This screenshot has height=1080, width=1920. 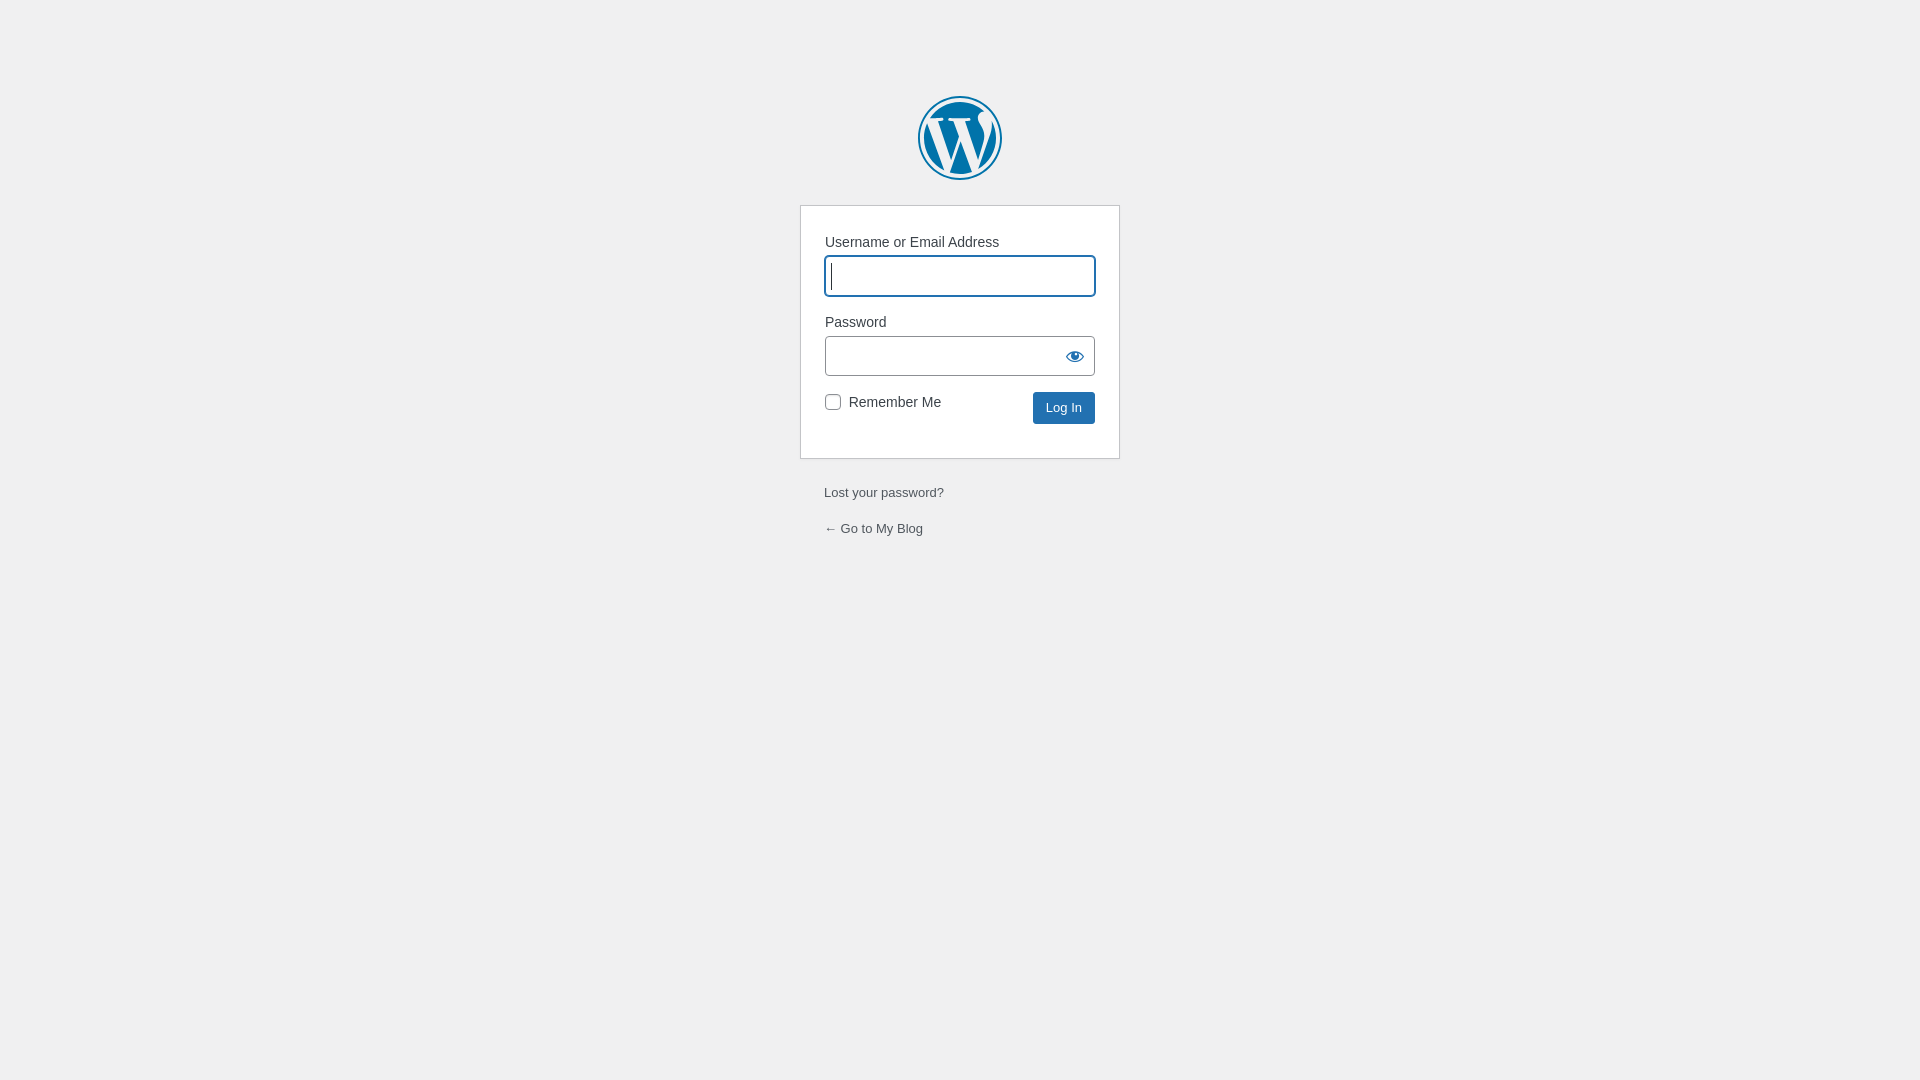 I want to click on 'Powered by WordPress', so click(x=960, y=137).